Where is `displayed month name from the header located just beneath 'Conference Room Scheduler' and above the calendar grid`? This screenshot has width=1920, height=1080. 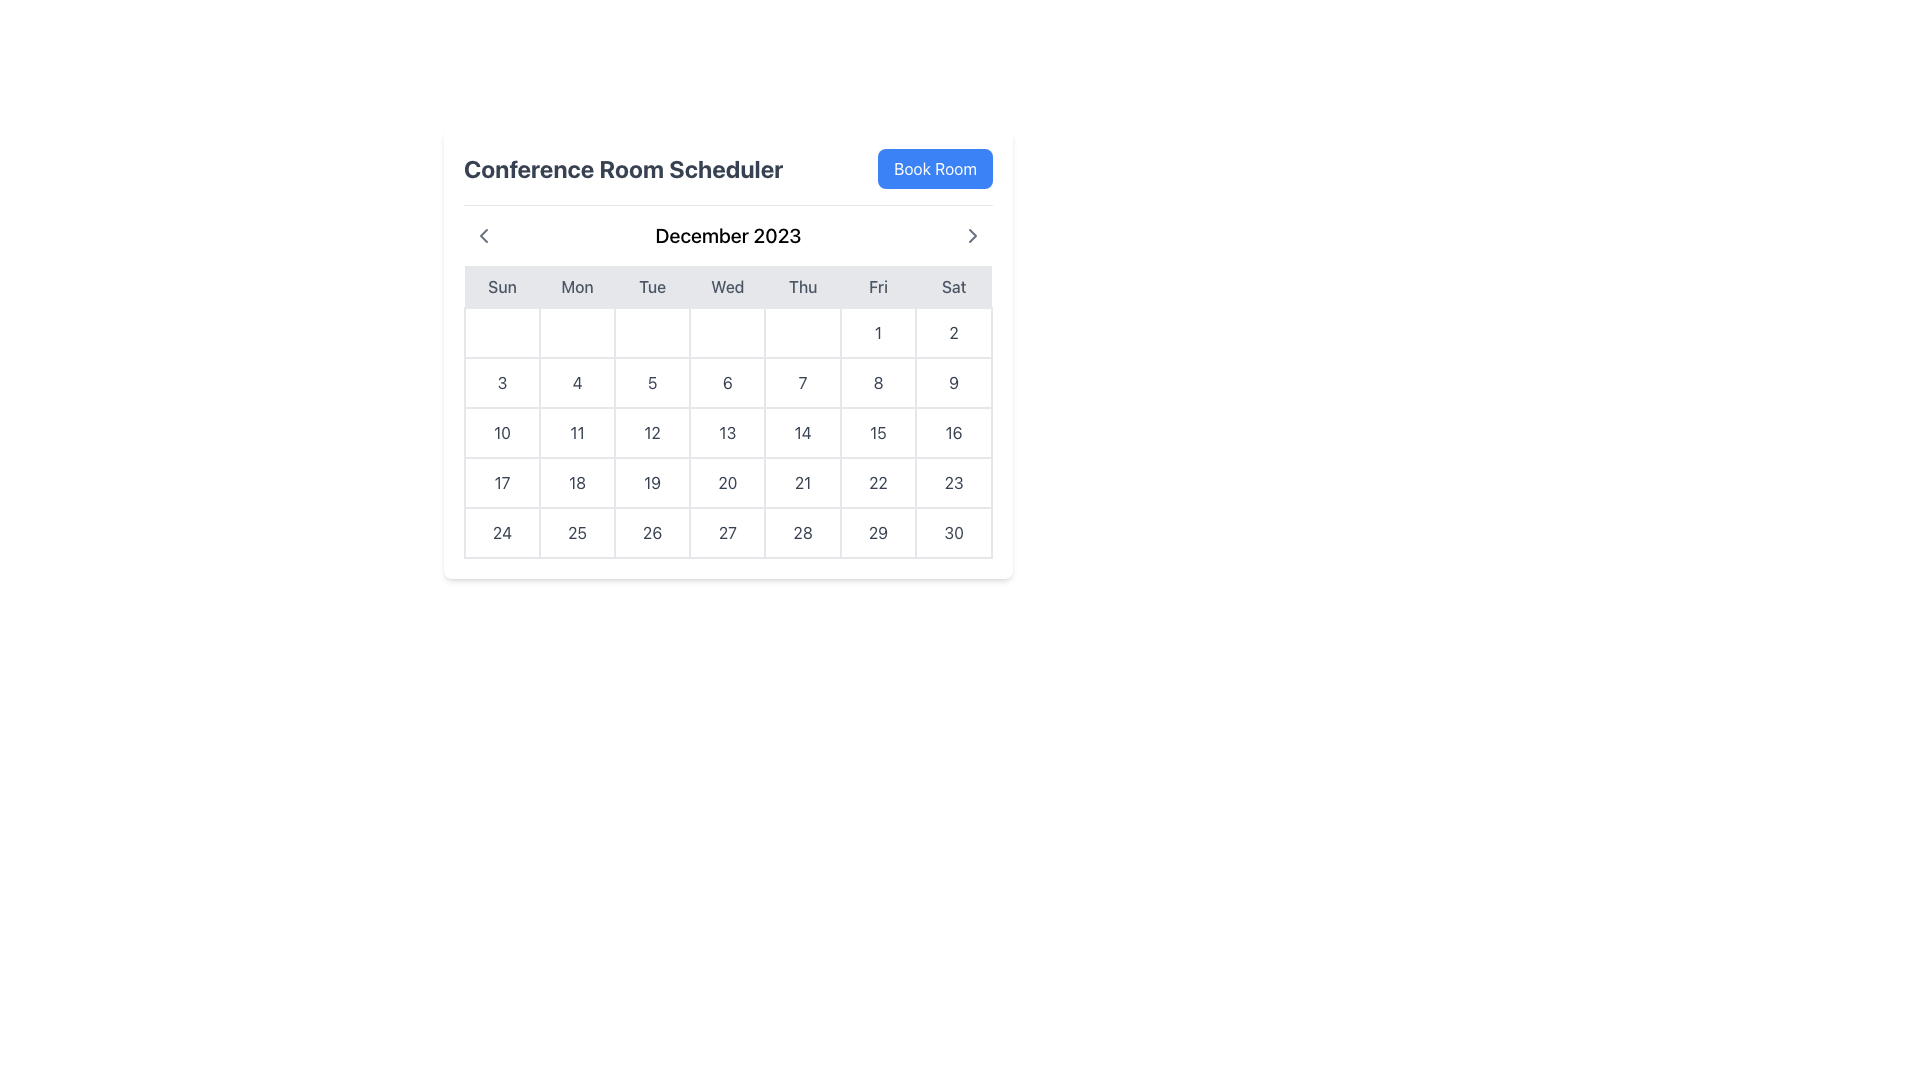
displayed month name from the header located just beneath 'Conference Room Scheduler' and above the calendar grid is located at coordinates (727, 234).